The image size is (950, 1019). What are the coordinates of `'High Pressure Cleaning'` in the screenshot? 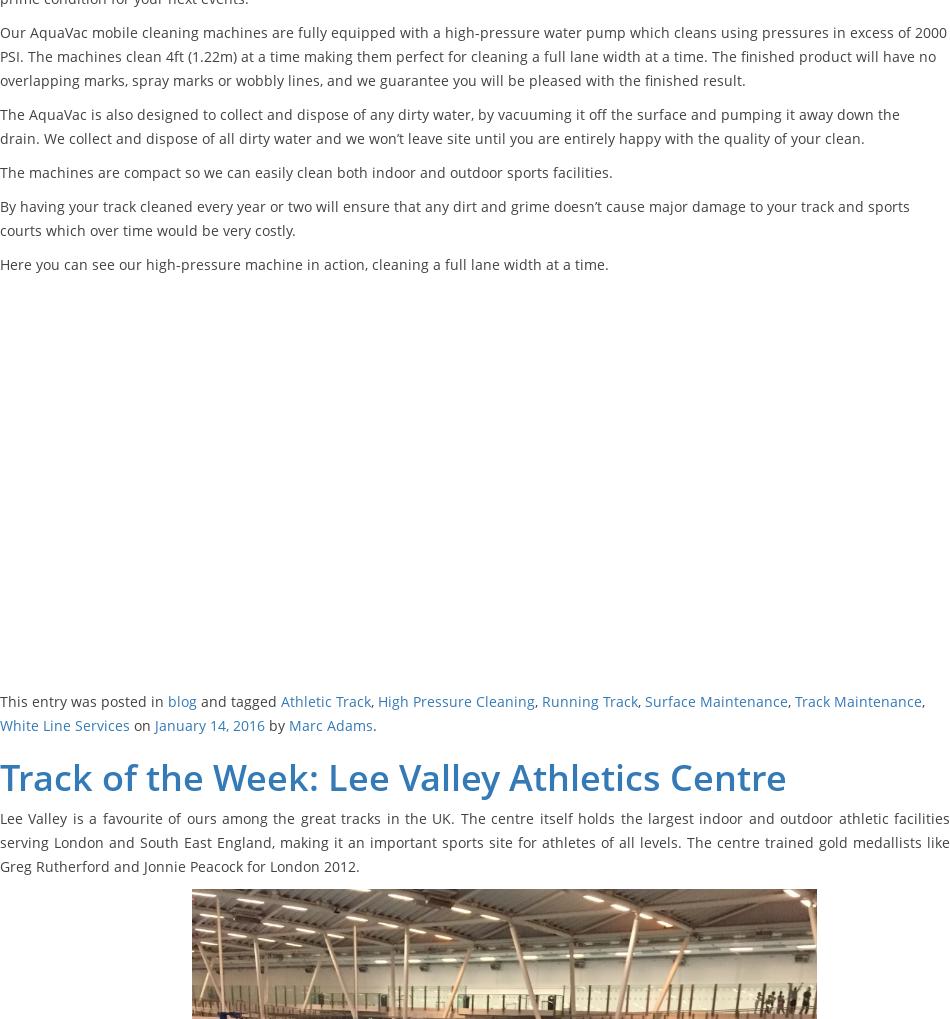 It's located at (455, 700).